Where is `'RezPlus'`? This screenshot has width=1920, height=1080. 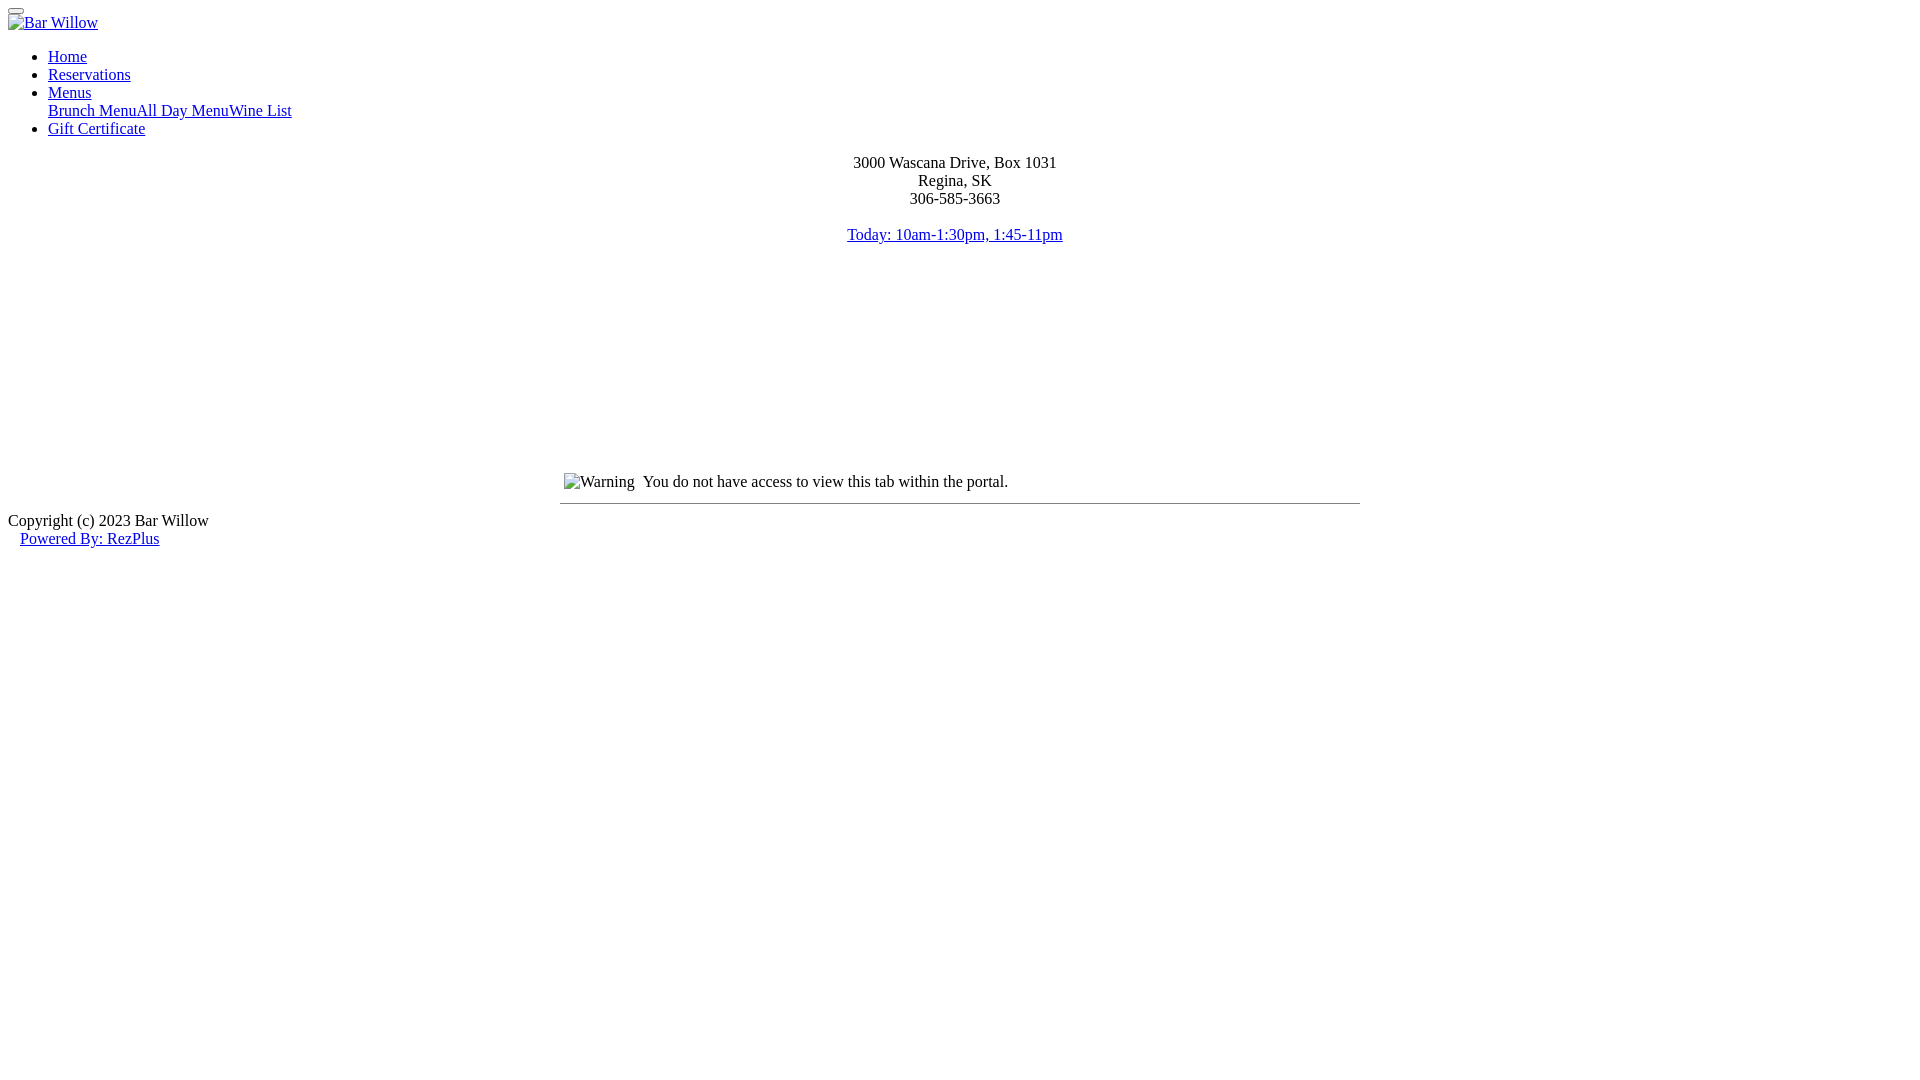 'RezPlus' is located at coordinates (132, 537).